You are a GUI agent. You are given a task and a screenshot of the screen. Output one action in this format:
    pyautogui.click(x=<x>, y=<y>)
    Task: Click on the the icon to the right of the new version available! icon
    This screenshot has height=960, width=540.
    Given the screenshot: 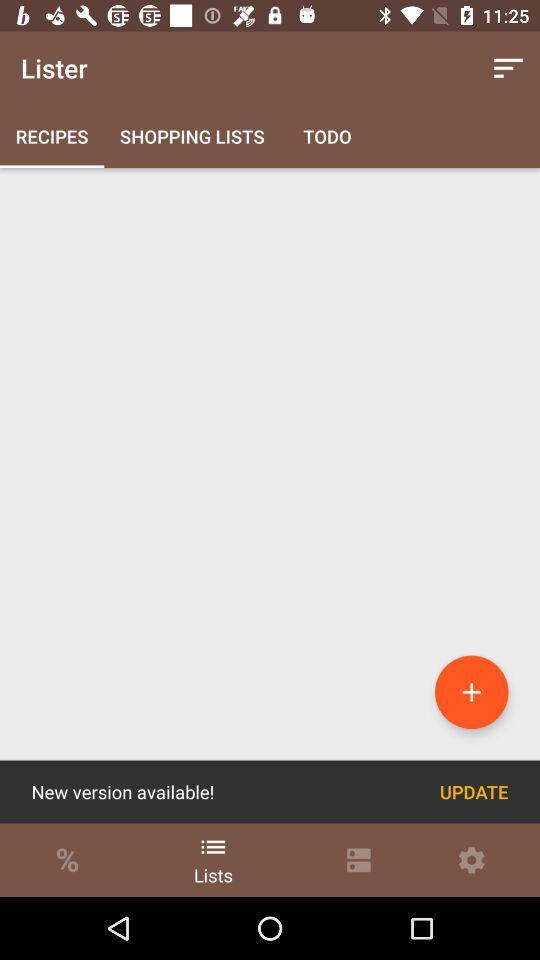 What is the action you would take?
    pyautogui.click(x=473, y=792)
    